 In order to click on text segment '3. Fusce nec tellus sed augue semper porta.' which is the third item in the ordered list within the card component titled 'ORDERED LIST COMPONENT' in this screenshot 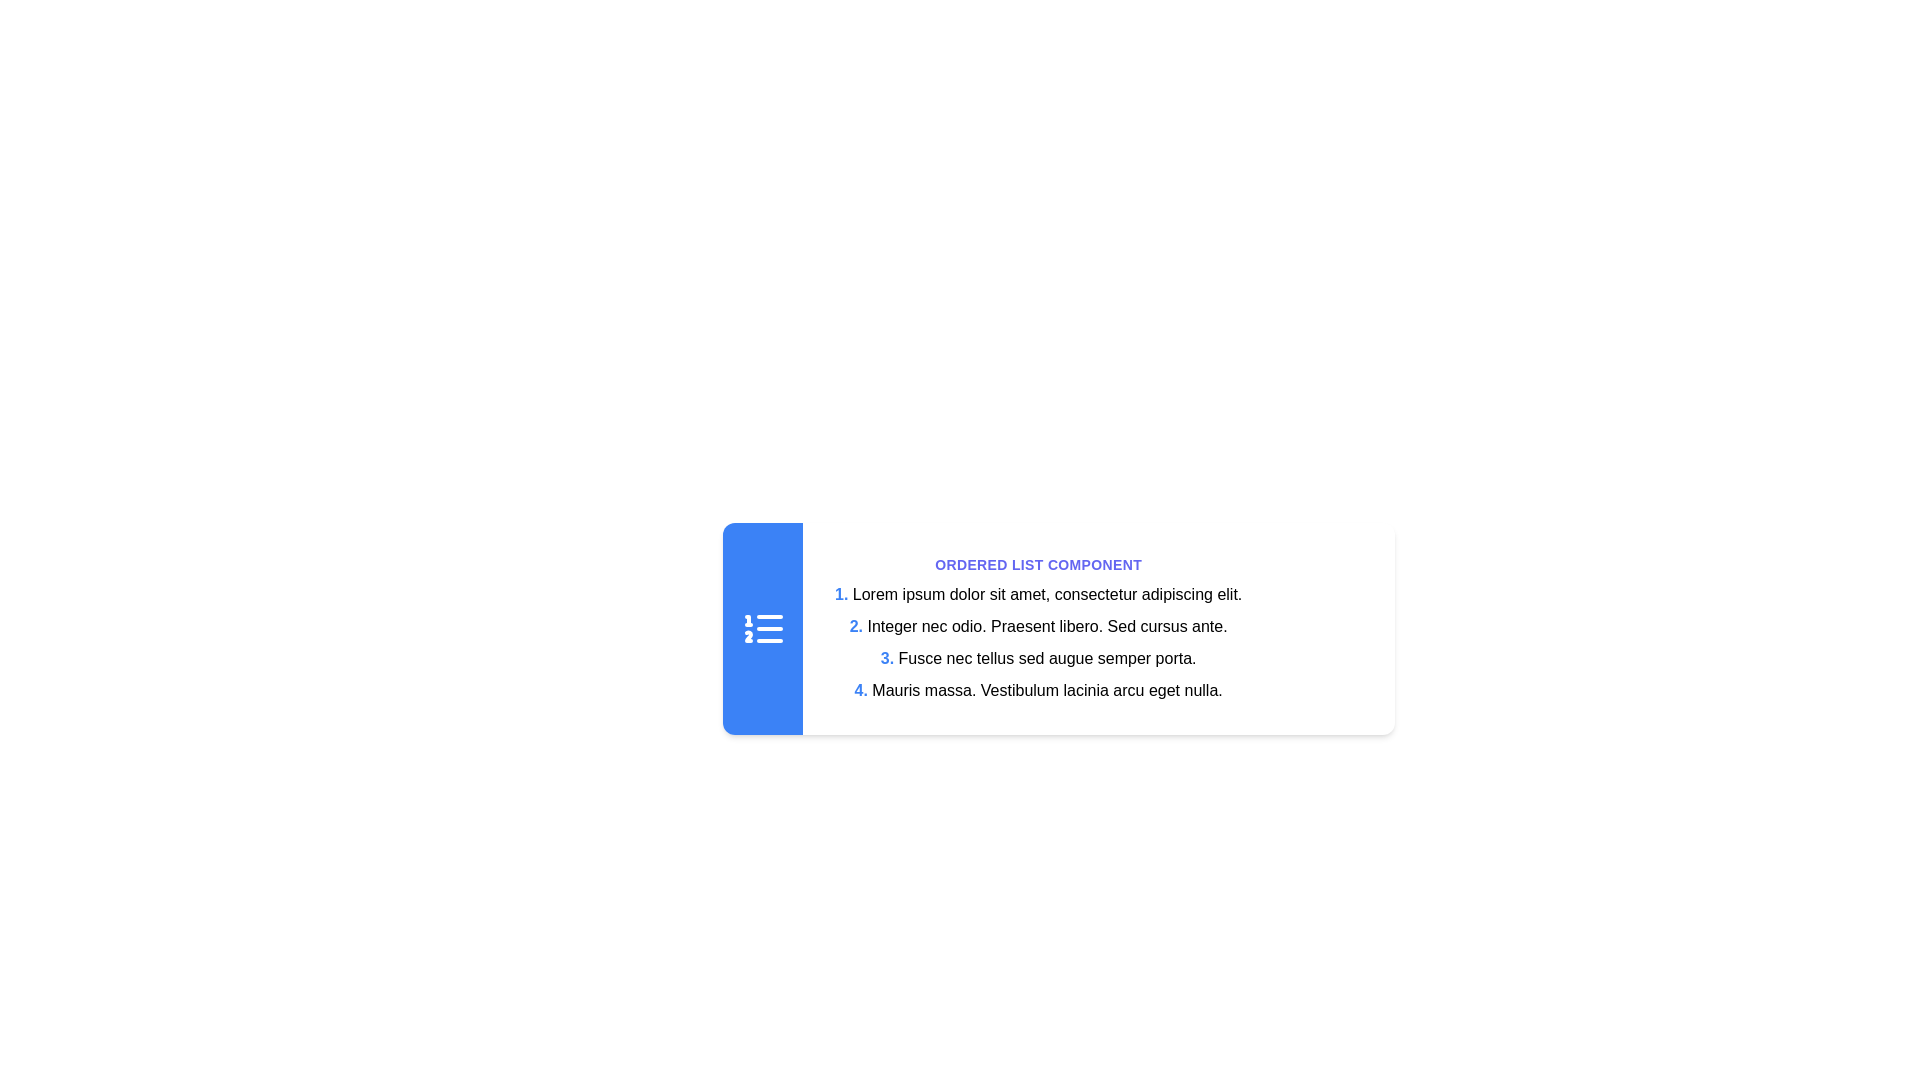, I will do `click(1038, 659)`.